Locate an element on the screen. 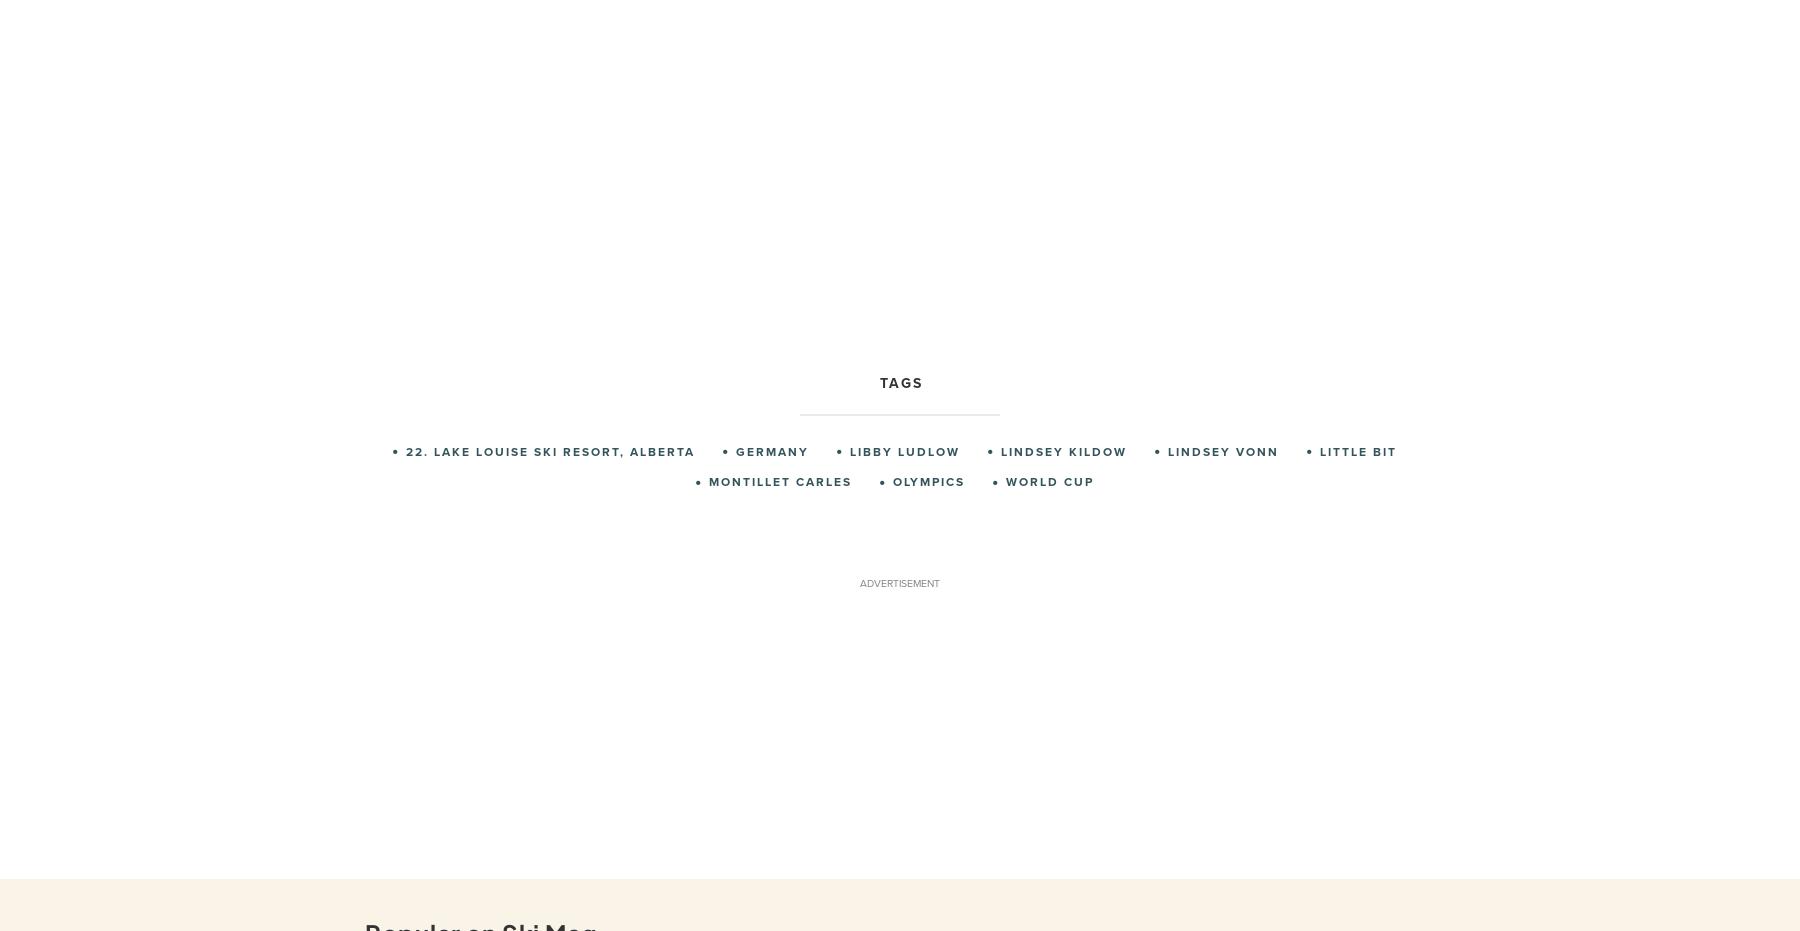 Image resolution: width=1800 pixels, height=931 pixels. 'Lindsey Vonn' is located at coordinates (1222, 449).